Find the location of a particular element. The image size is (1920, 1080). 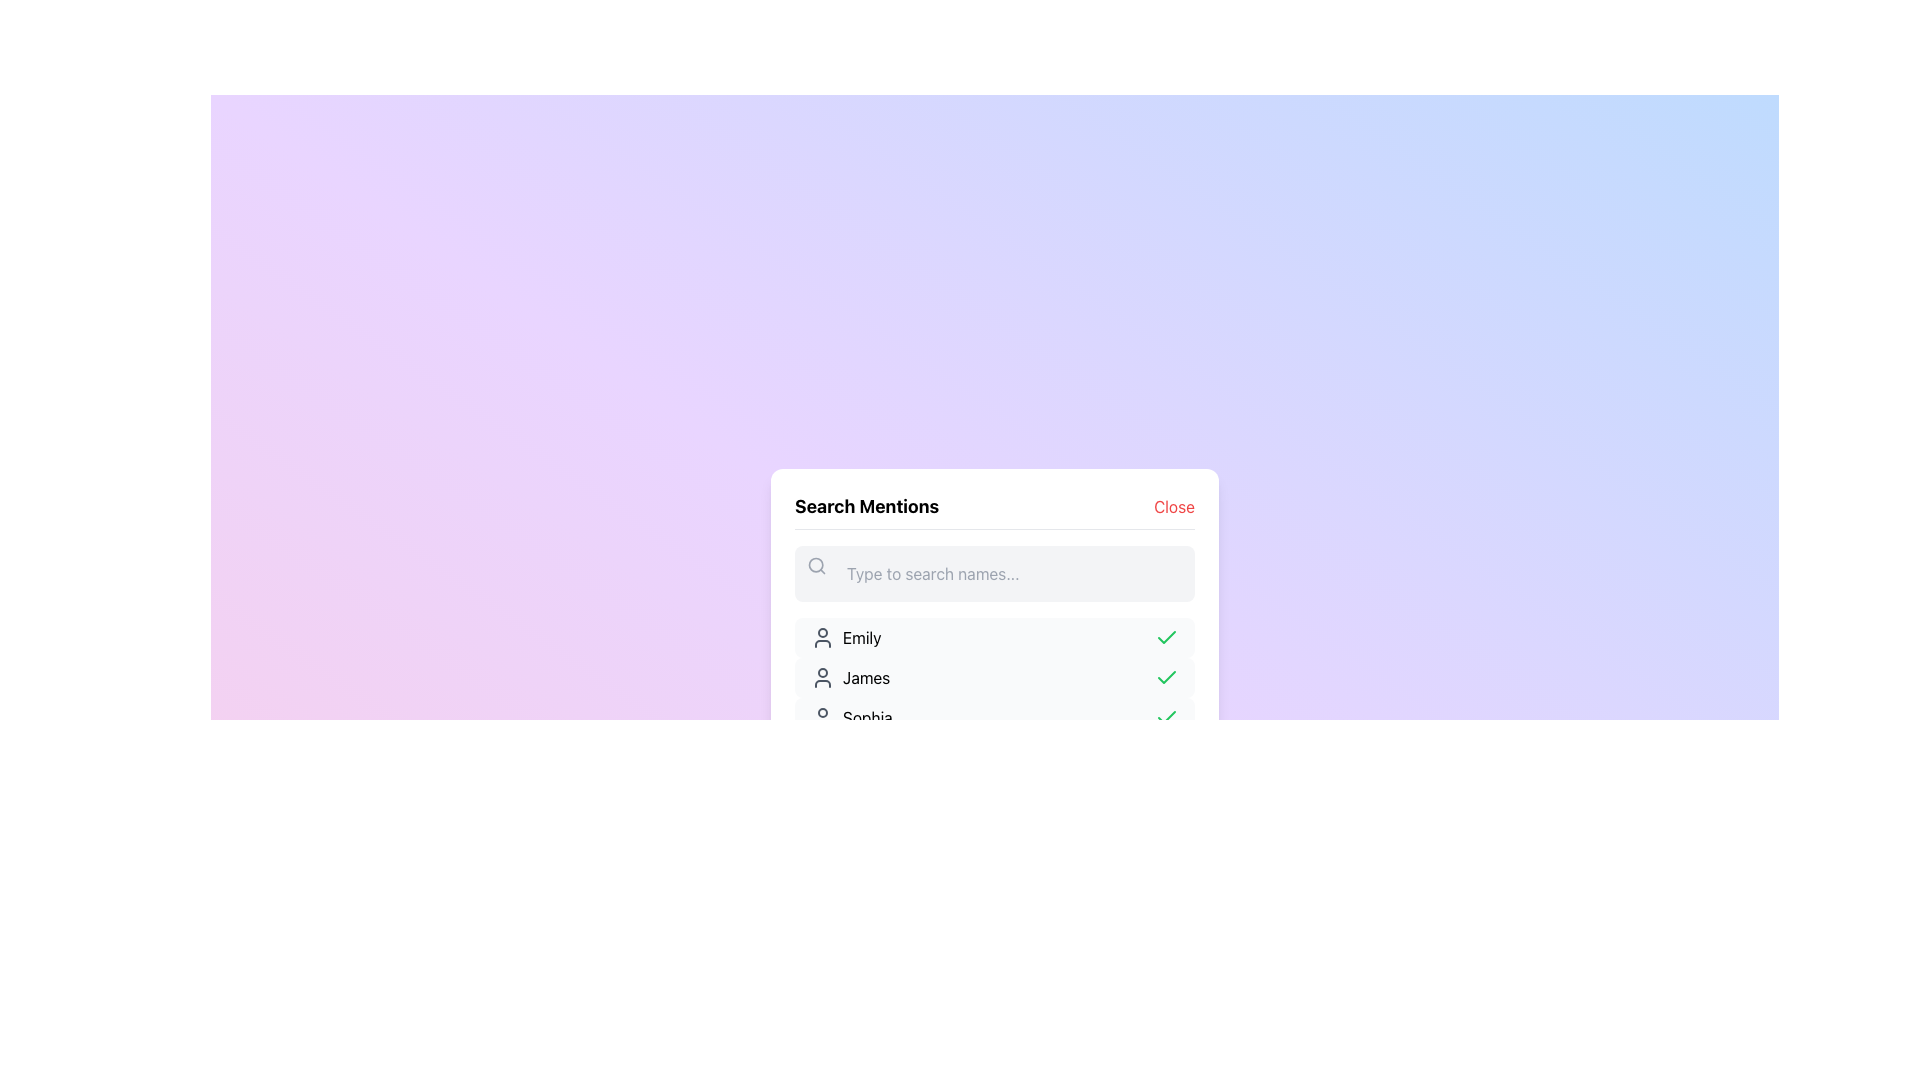

the text label 'Emily' which is the first entry in a vertically arranged selectable list located below the search bar is located at coordinates (862, 637).